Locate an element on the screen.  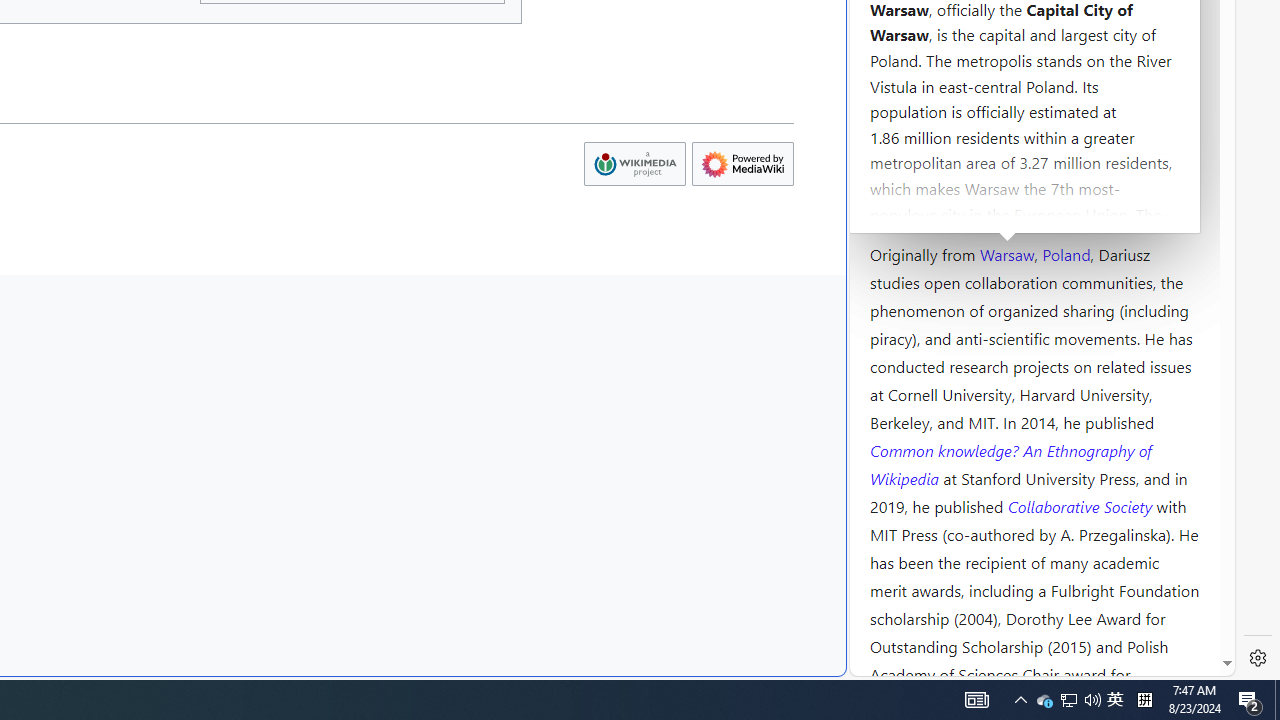
'Poland' is located at coordinates (1065, 252).